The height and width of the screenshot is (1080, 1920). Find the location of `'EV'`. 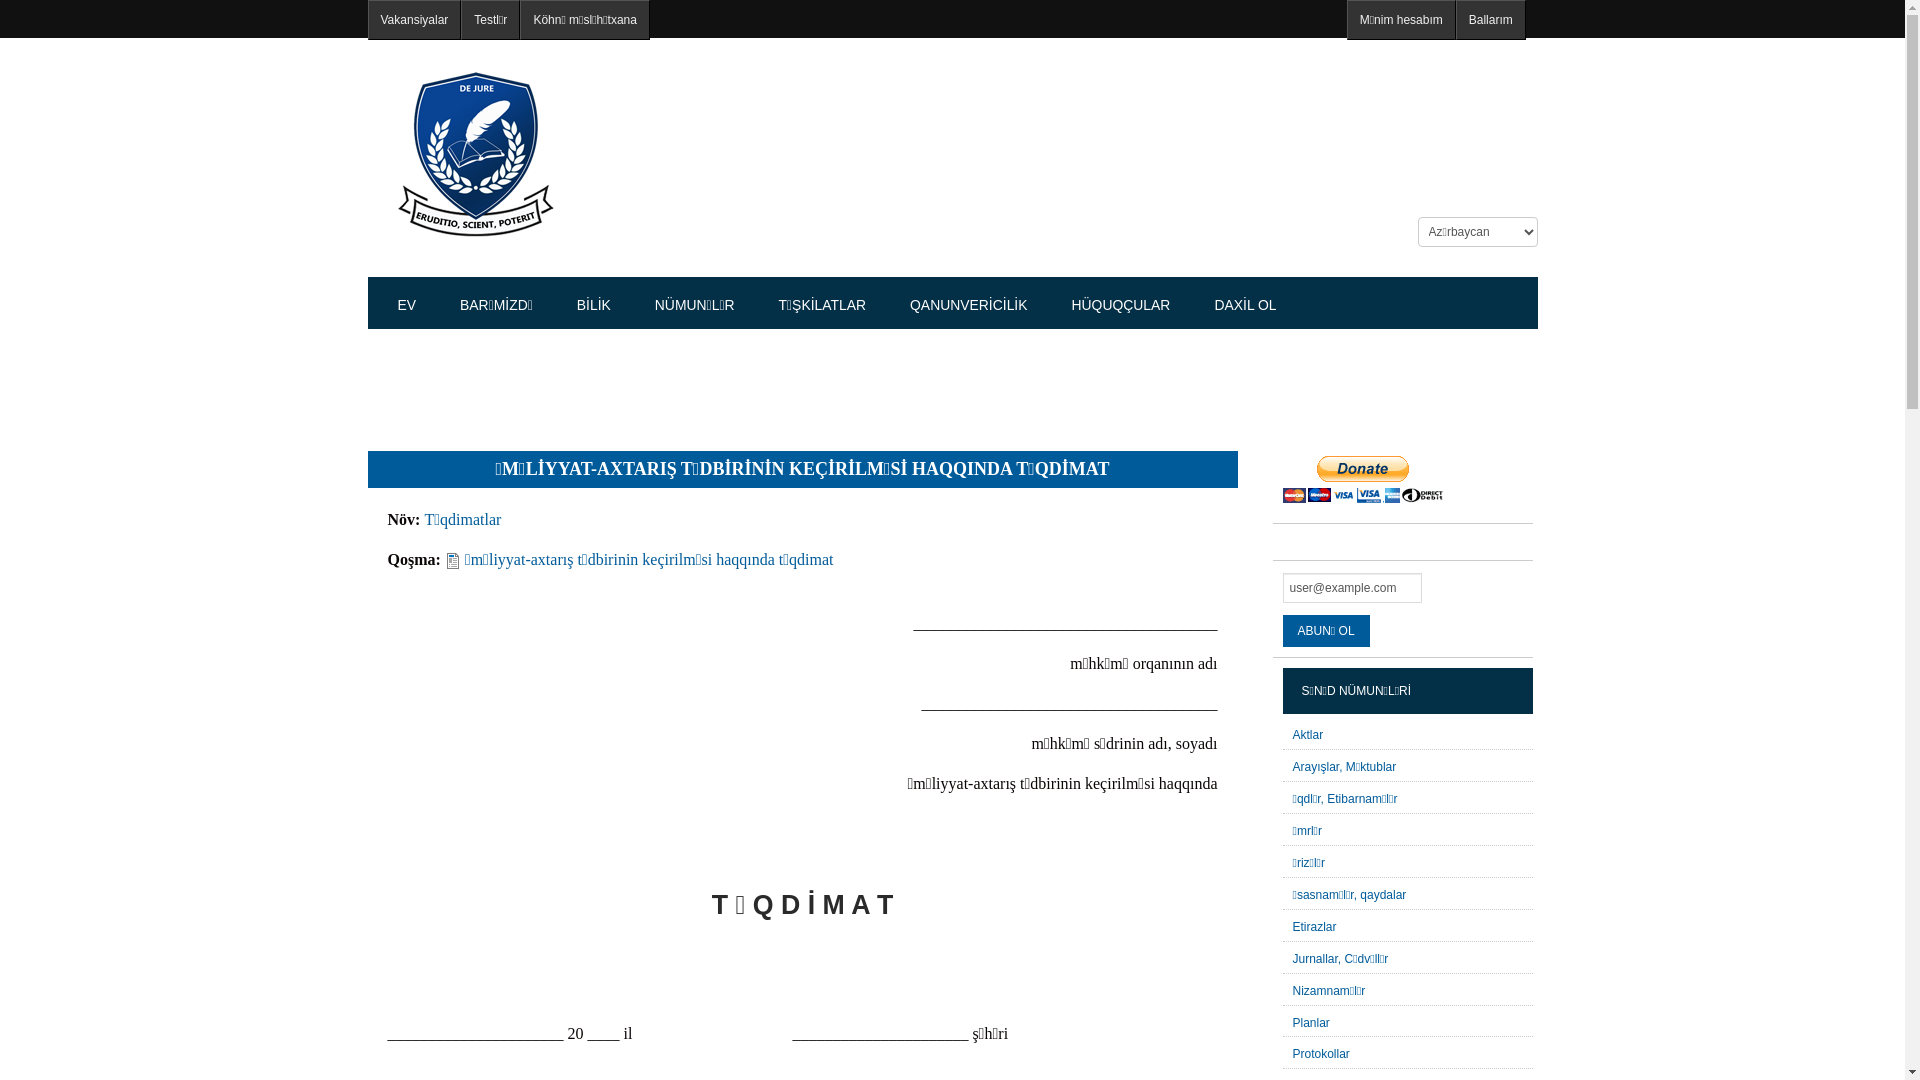

'EV' is located at coordinates (406, 304).